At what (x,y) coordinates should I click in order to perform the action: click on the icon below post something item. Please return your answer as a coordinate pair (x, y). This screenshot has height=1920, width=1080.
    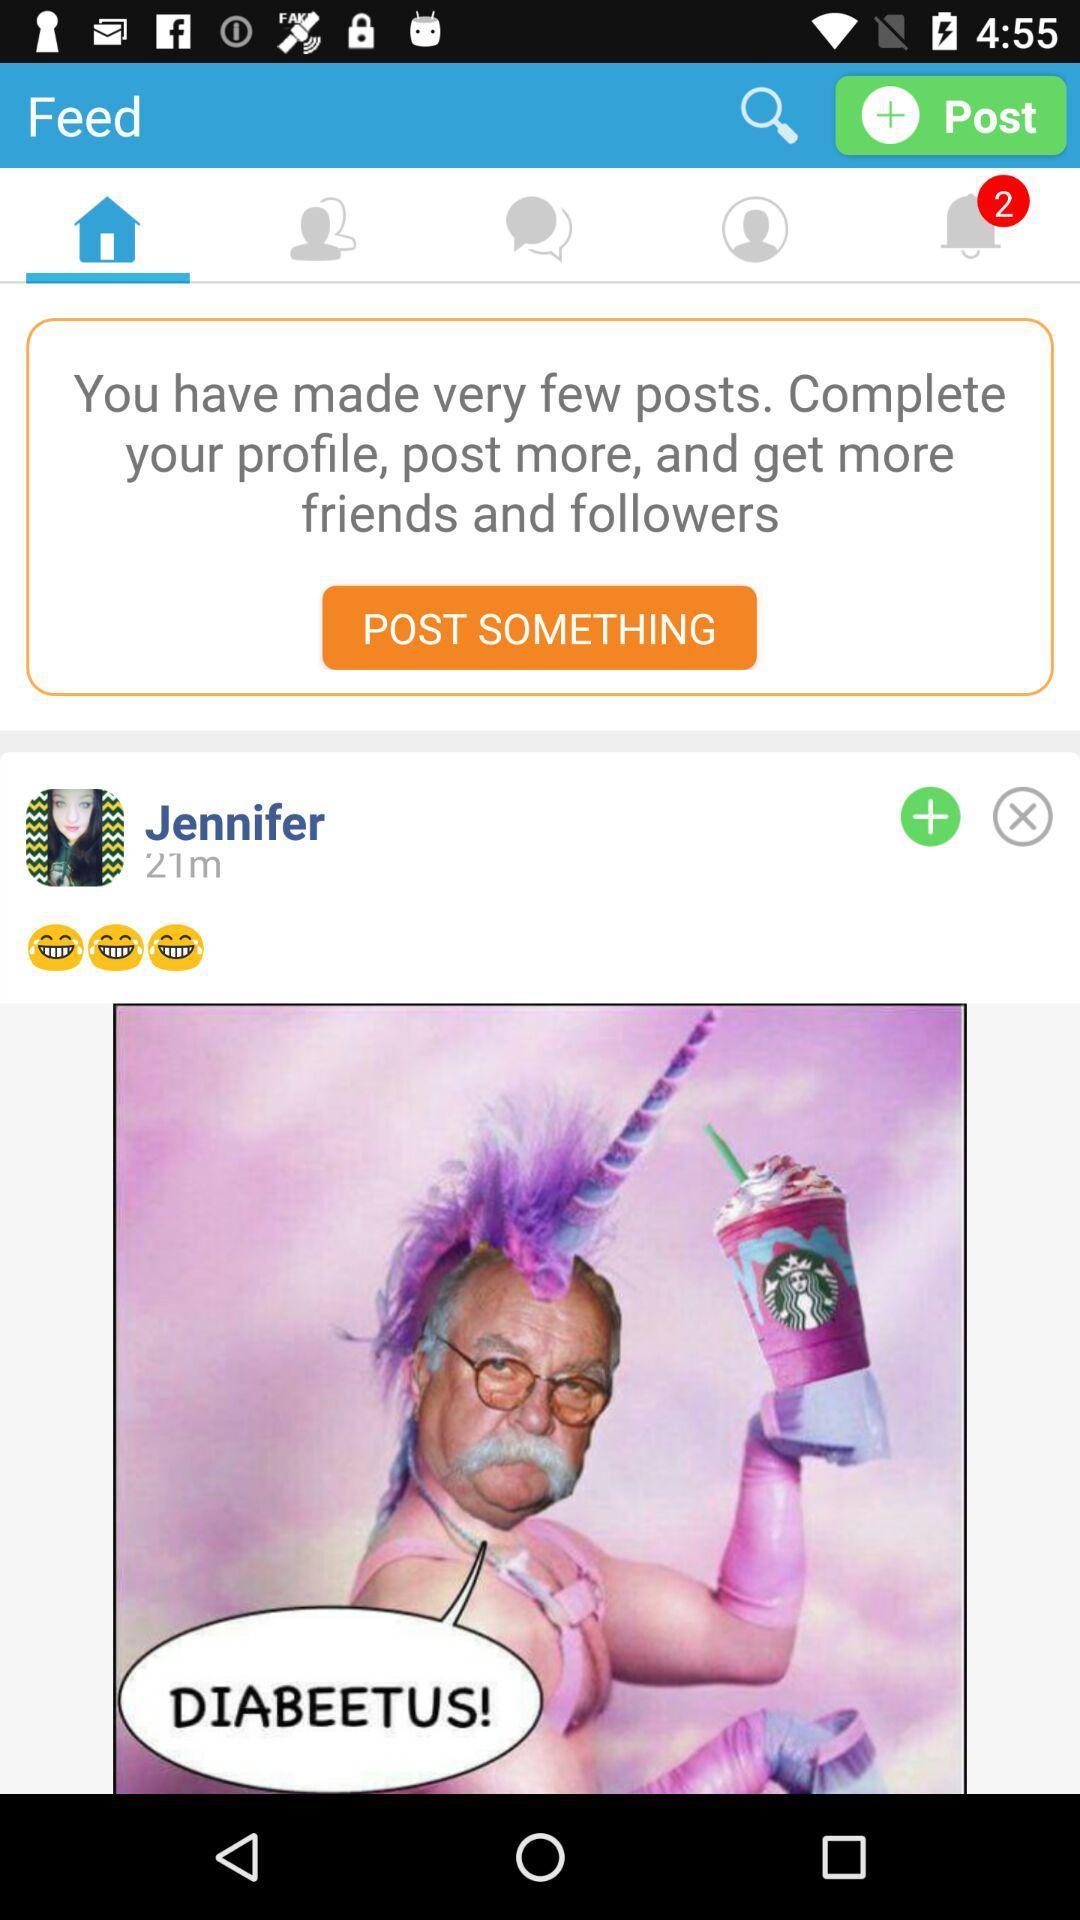
    Looking at the image, I should click on (489, 821).